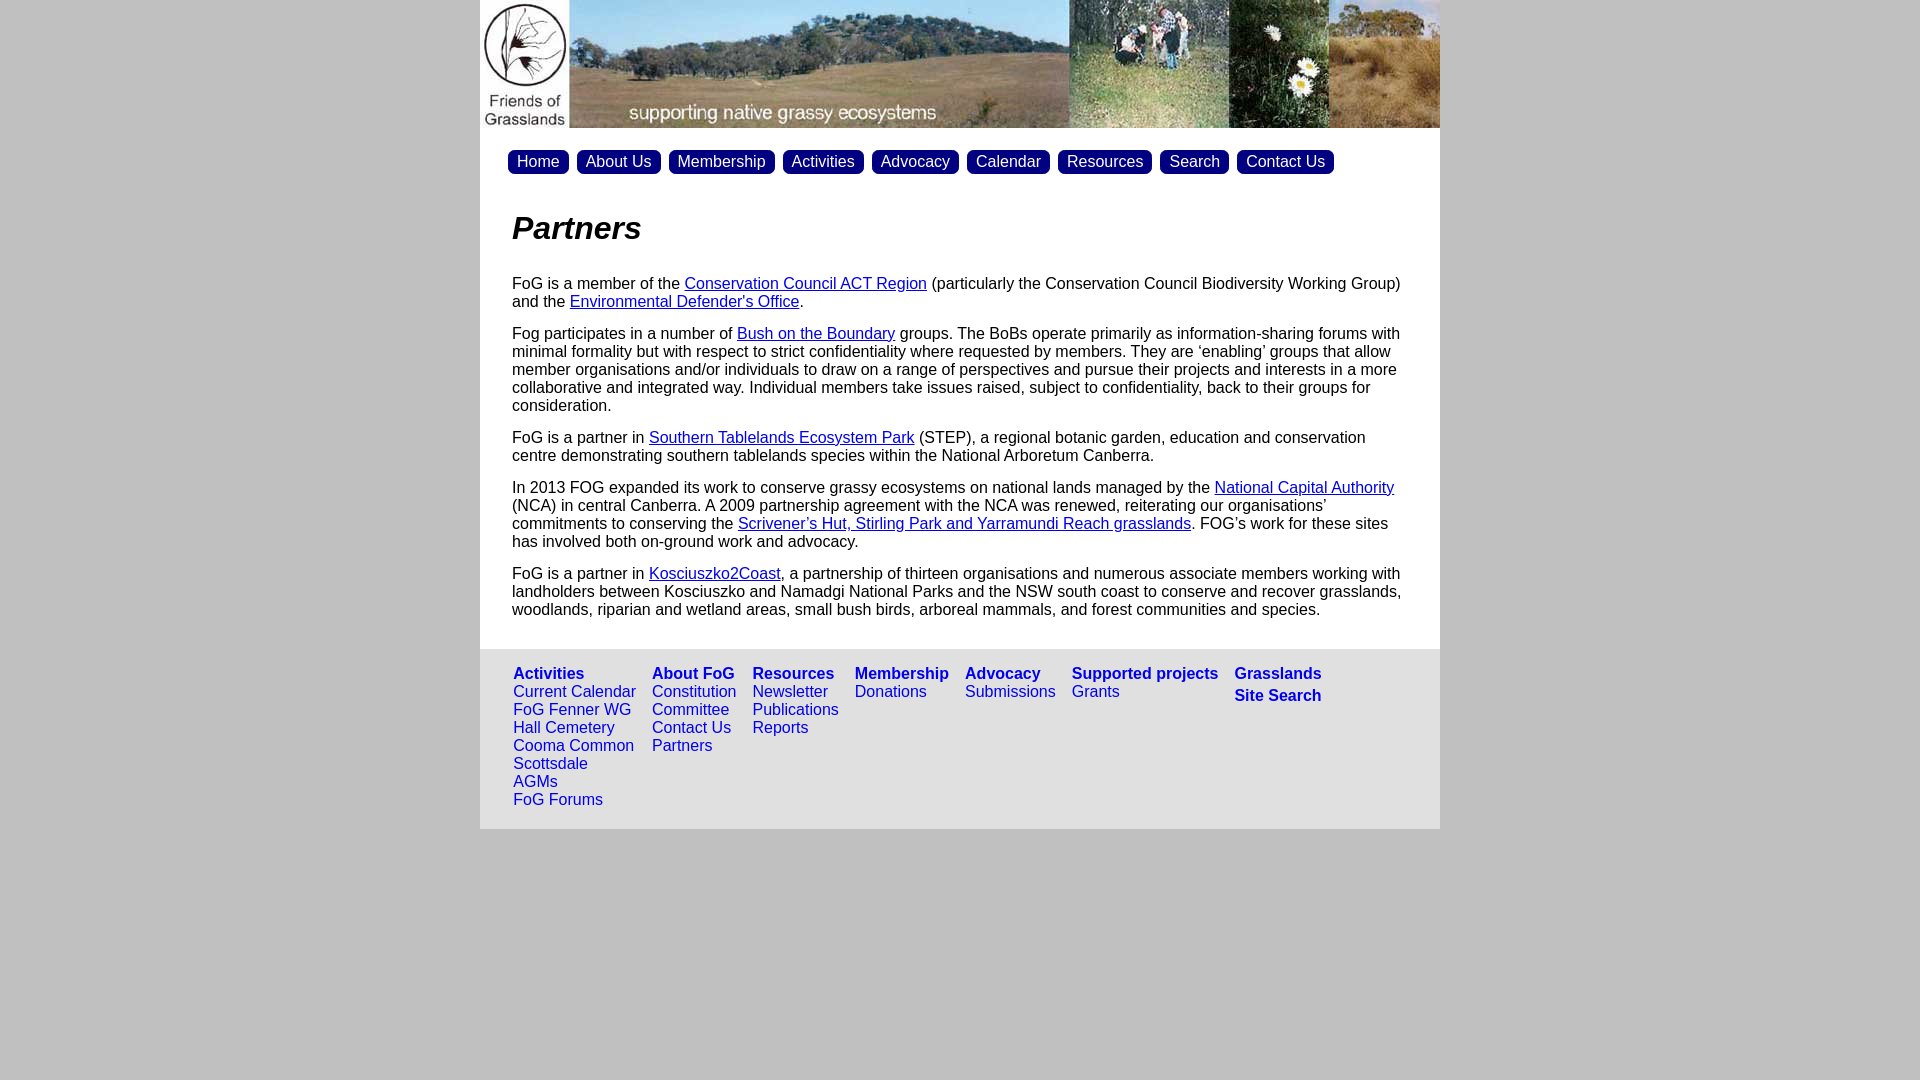  Describe the element at coordinates (685, 301) in the screenshot. I see `'Environmental Defender's Office'` at that location.